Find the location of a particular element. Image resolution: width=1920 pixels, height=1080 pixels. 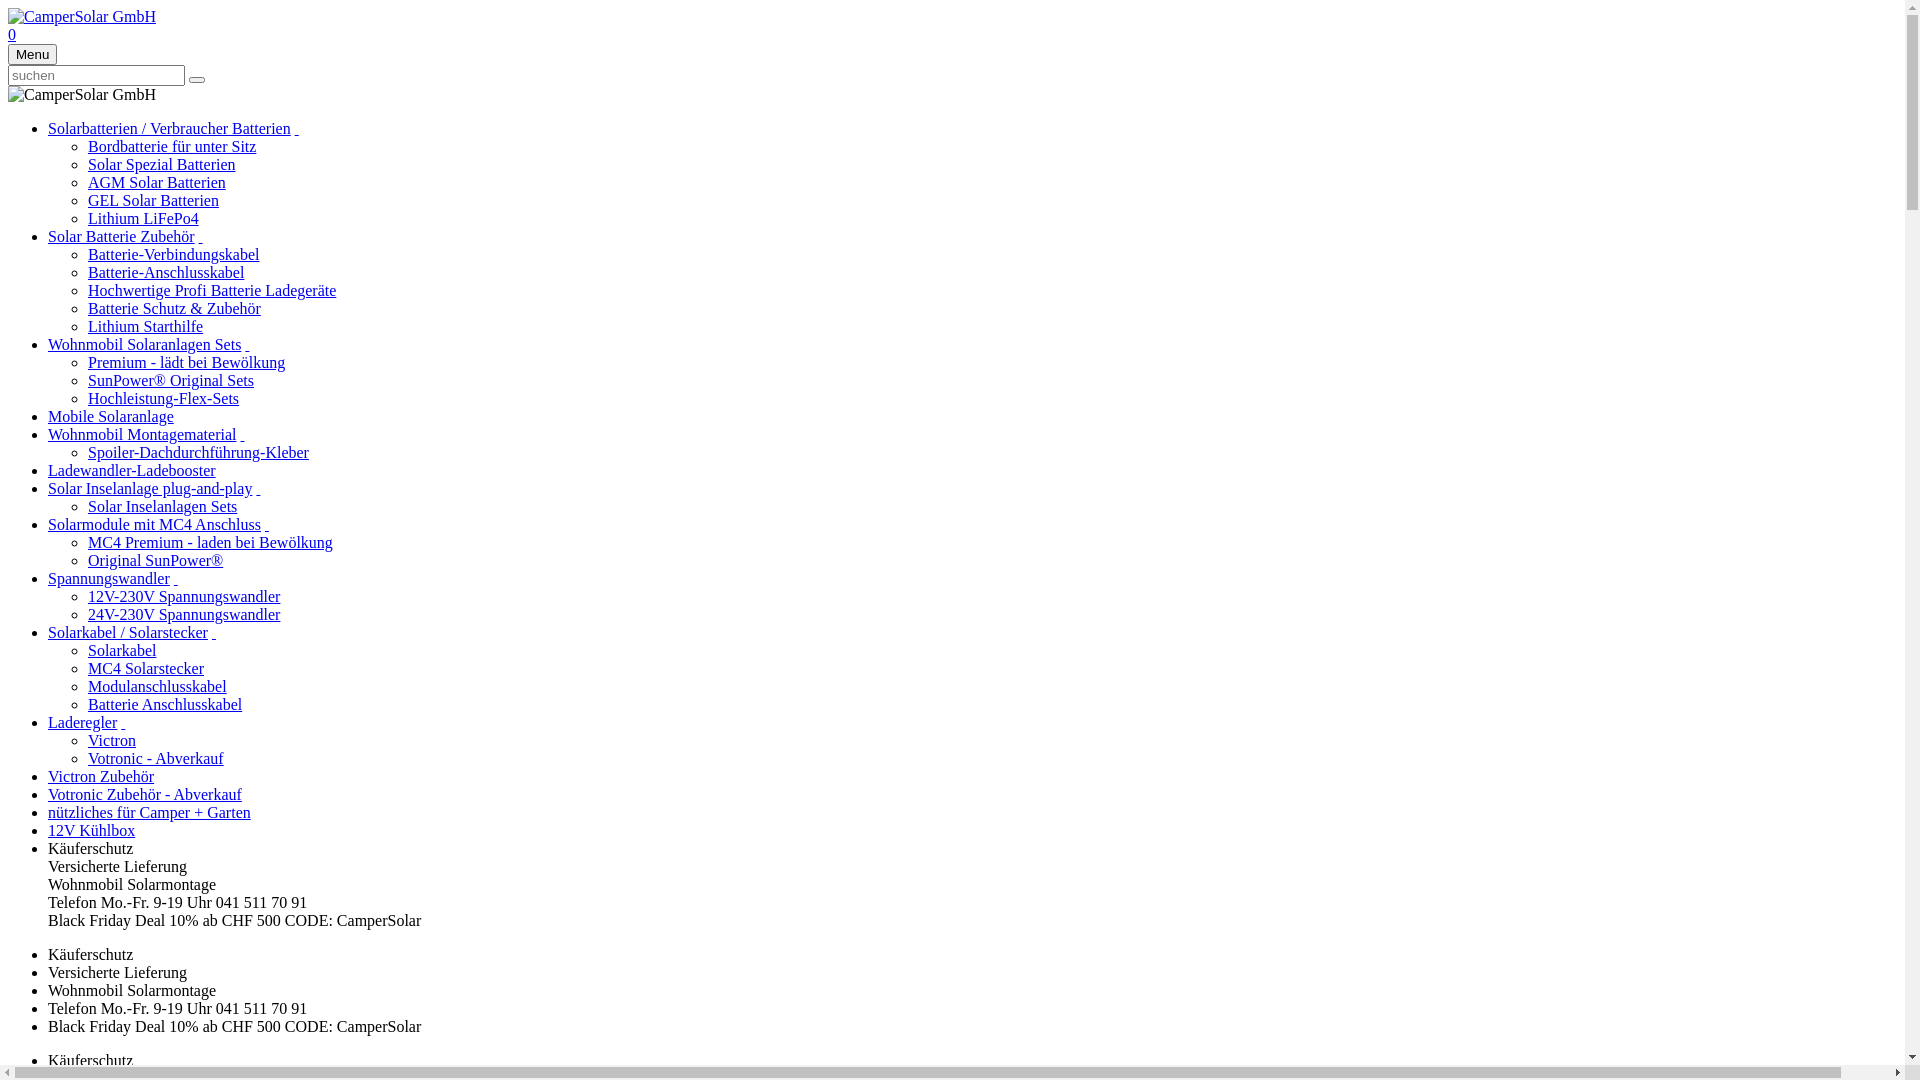

'Solar Inselanlage plug-and-play' is located at coordinates (148, 488).